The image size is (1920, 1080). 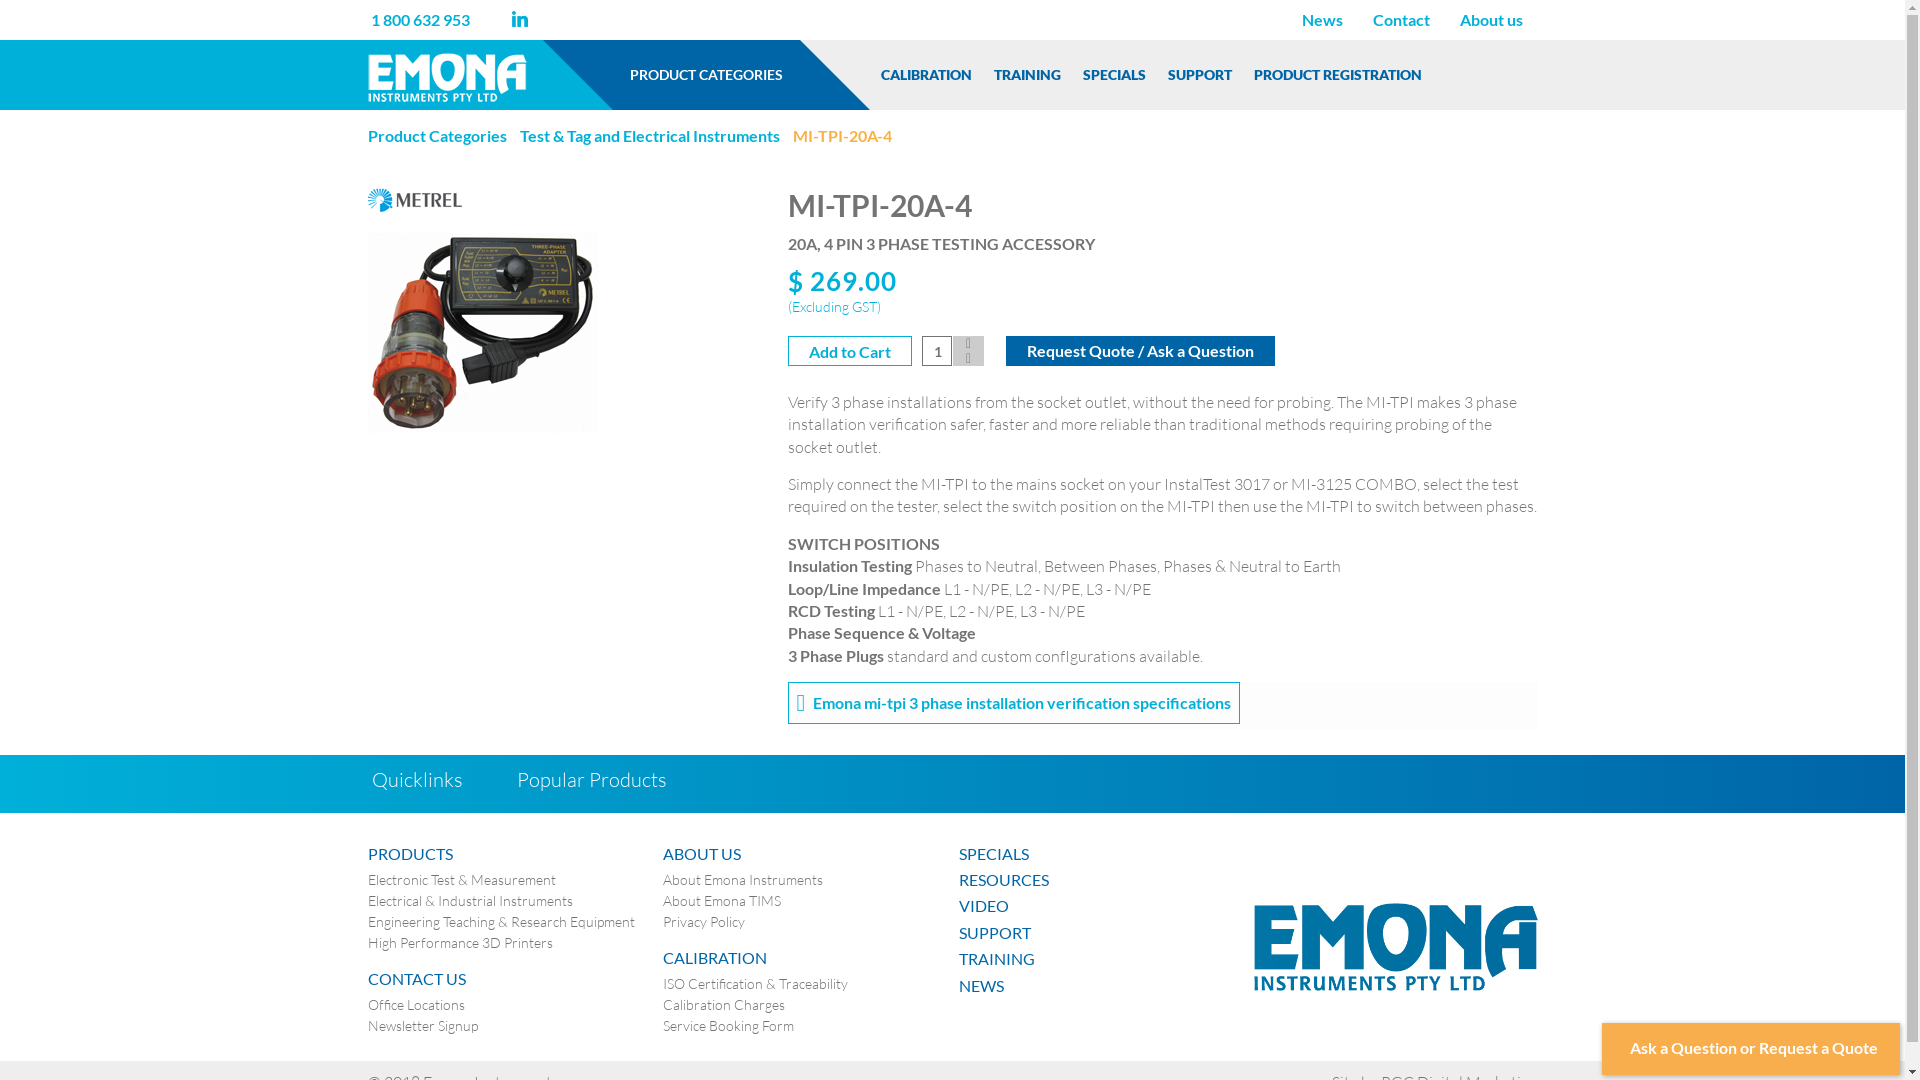 I want to click on 'High Performance 3D Printers', so click(x=368, y=942).